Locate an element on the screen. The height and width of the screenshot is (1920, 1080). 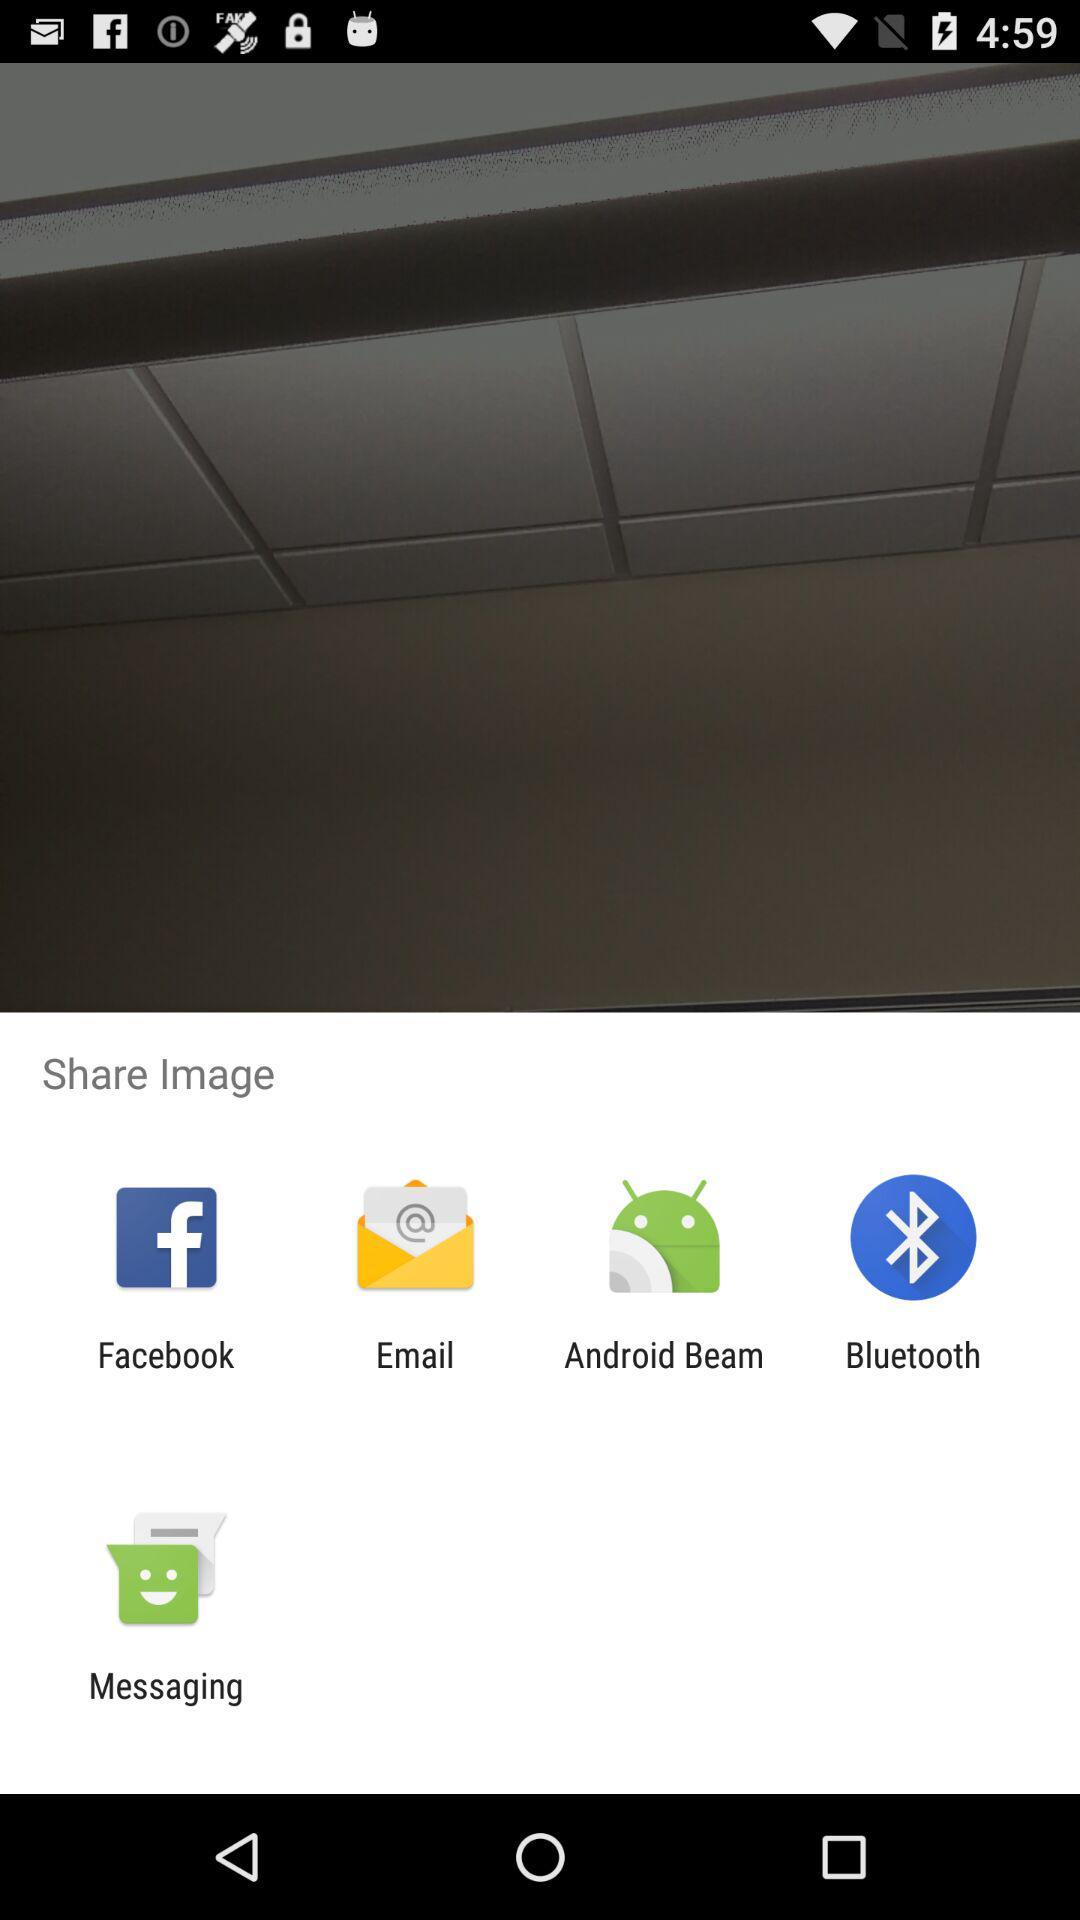
the item to the left of the email app is located at coordinates (165, 1374).